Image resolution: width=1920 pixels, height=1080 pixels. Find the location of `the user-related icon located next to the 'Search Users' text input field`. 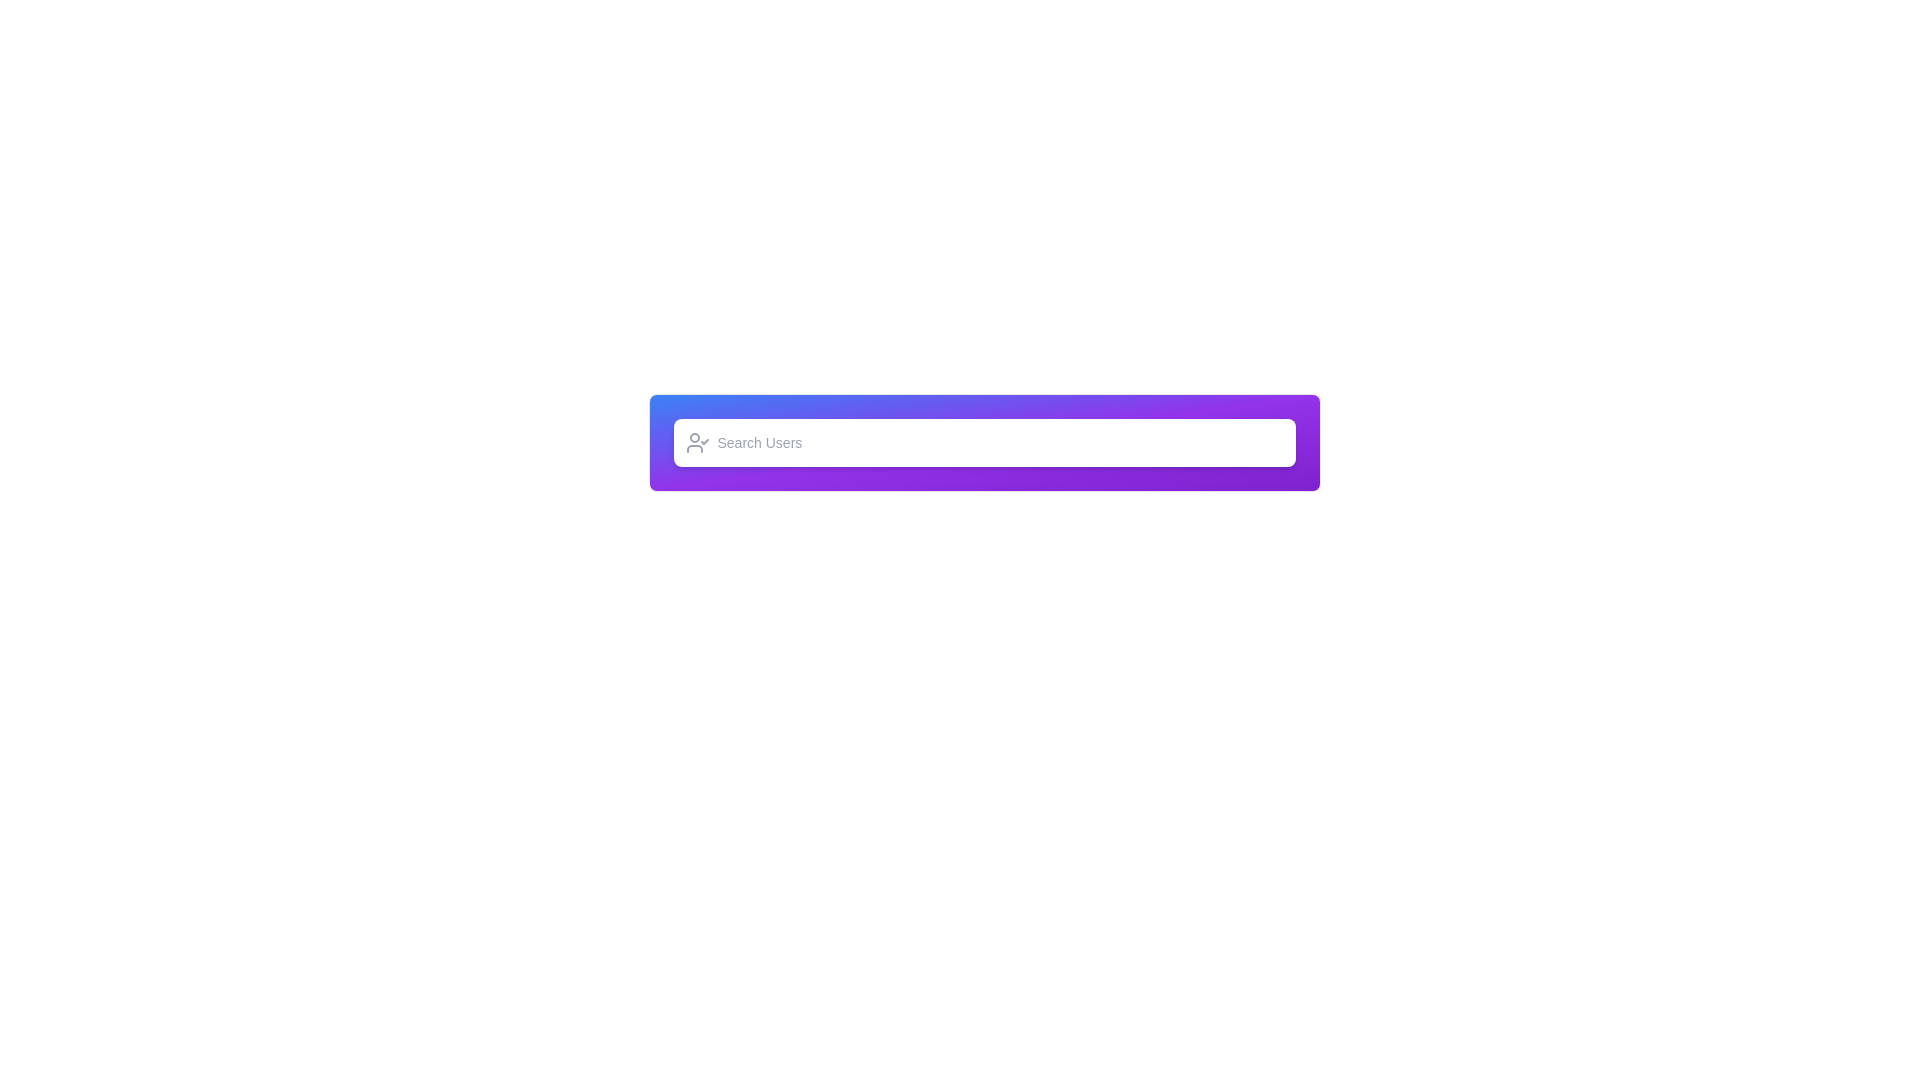

the user-related icon located next to the 'Search Users' text input field is located at coordinates (697, 442).